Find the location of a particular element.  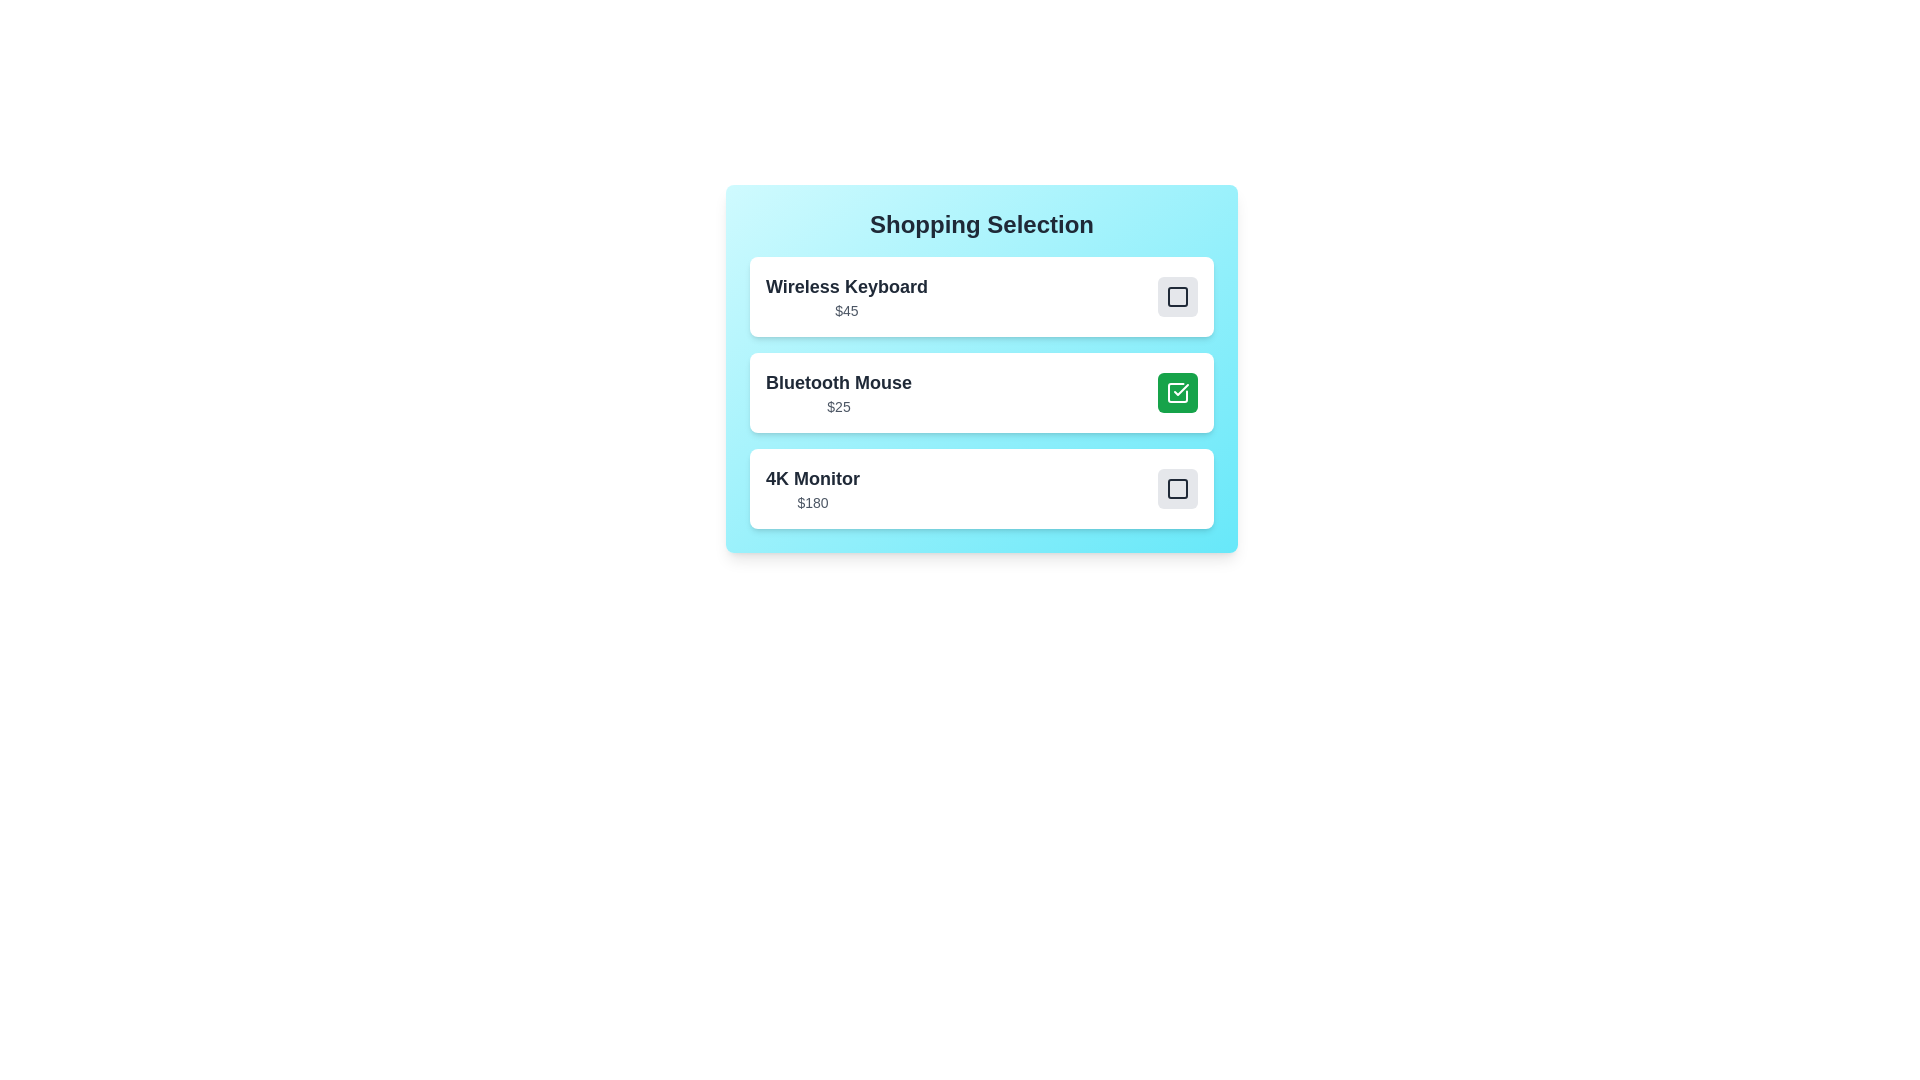

the square-shaped icon with rounded corners, located to the far right of the '4K Monitor $180' list item is located at coordinates (1177, 489).